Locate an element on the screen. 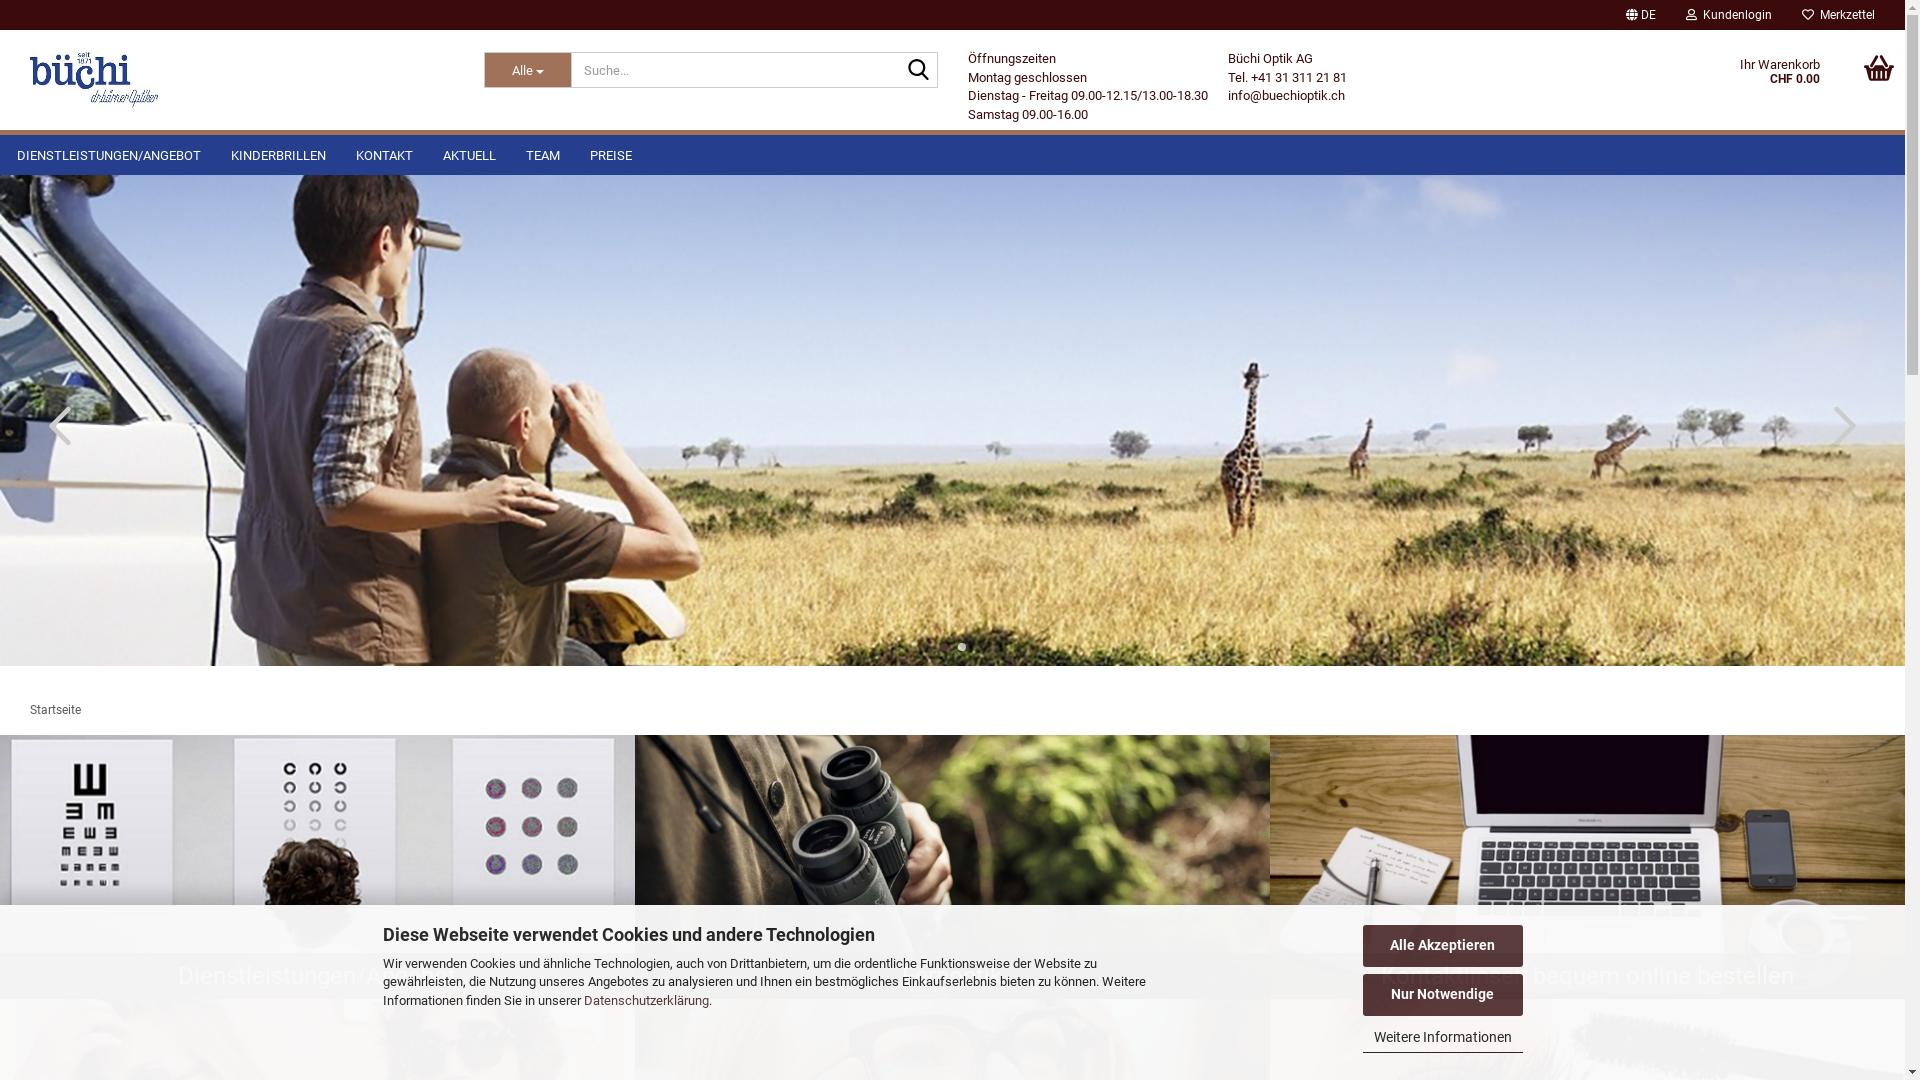  'Ihr Warenkorb is located at coordinates (1710, 79).